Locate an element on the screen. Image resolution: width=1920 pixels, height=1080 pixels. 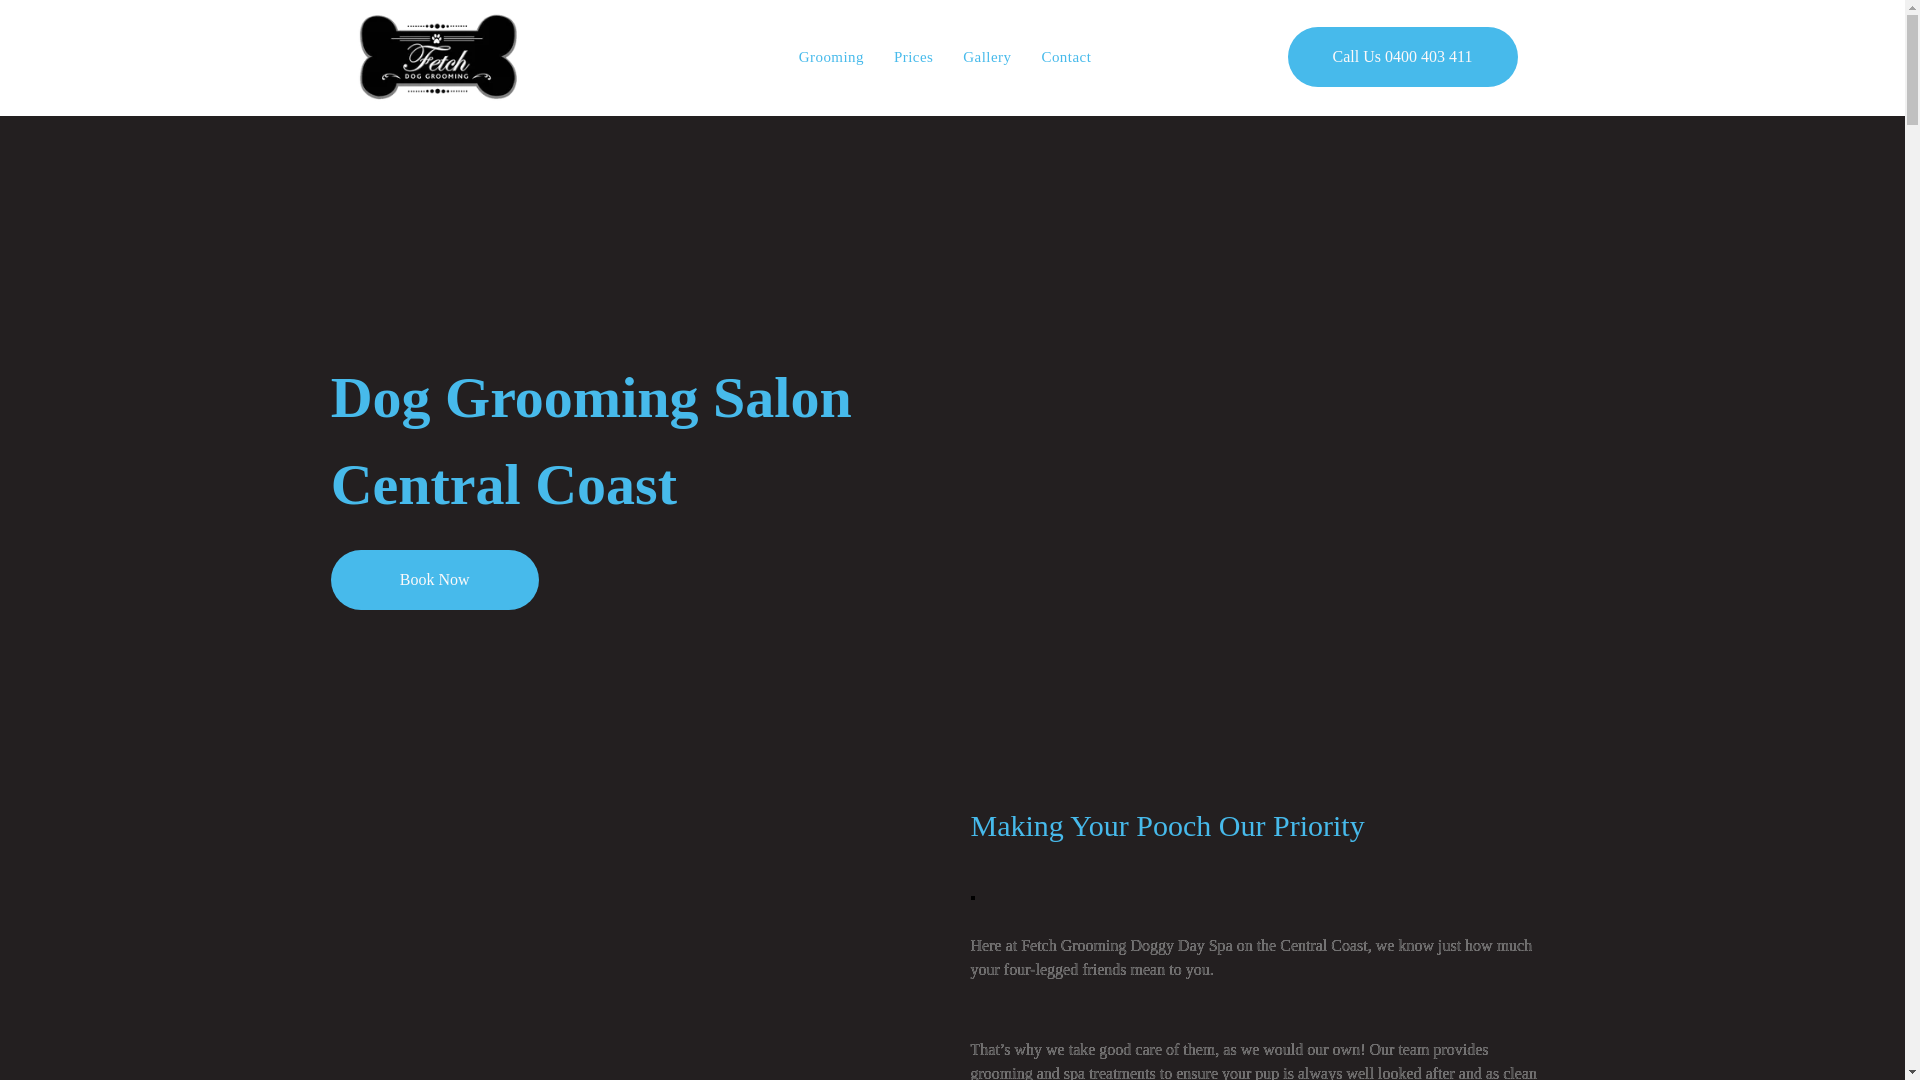
'Grooming' is located at coordinates (831, 56).